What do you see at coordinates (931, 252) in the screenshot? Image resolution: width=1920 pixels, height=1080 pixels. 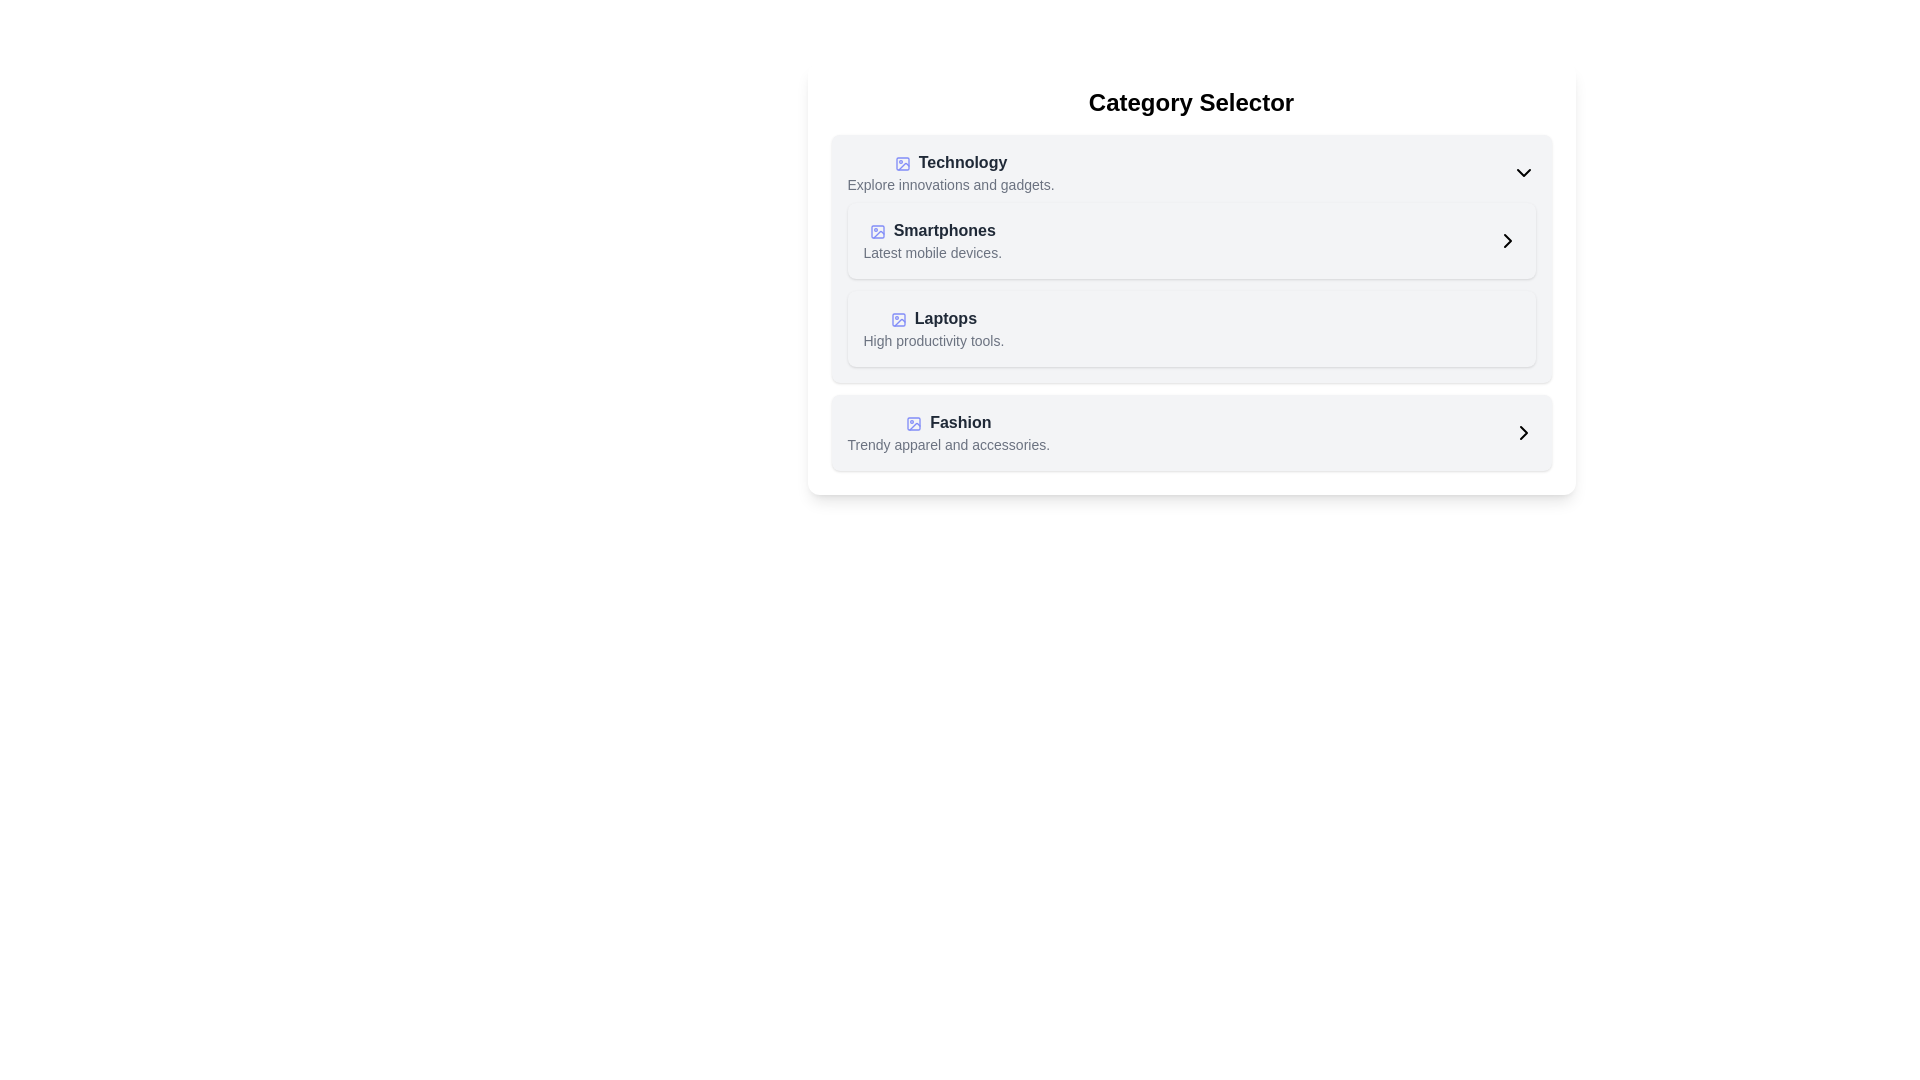 I see `the descriptive text 'Latest mobile devices.' located under the bold title 'Smartphones' in the 'Category Selector'` at bounding box center [931, 252].